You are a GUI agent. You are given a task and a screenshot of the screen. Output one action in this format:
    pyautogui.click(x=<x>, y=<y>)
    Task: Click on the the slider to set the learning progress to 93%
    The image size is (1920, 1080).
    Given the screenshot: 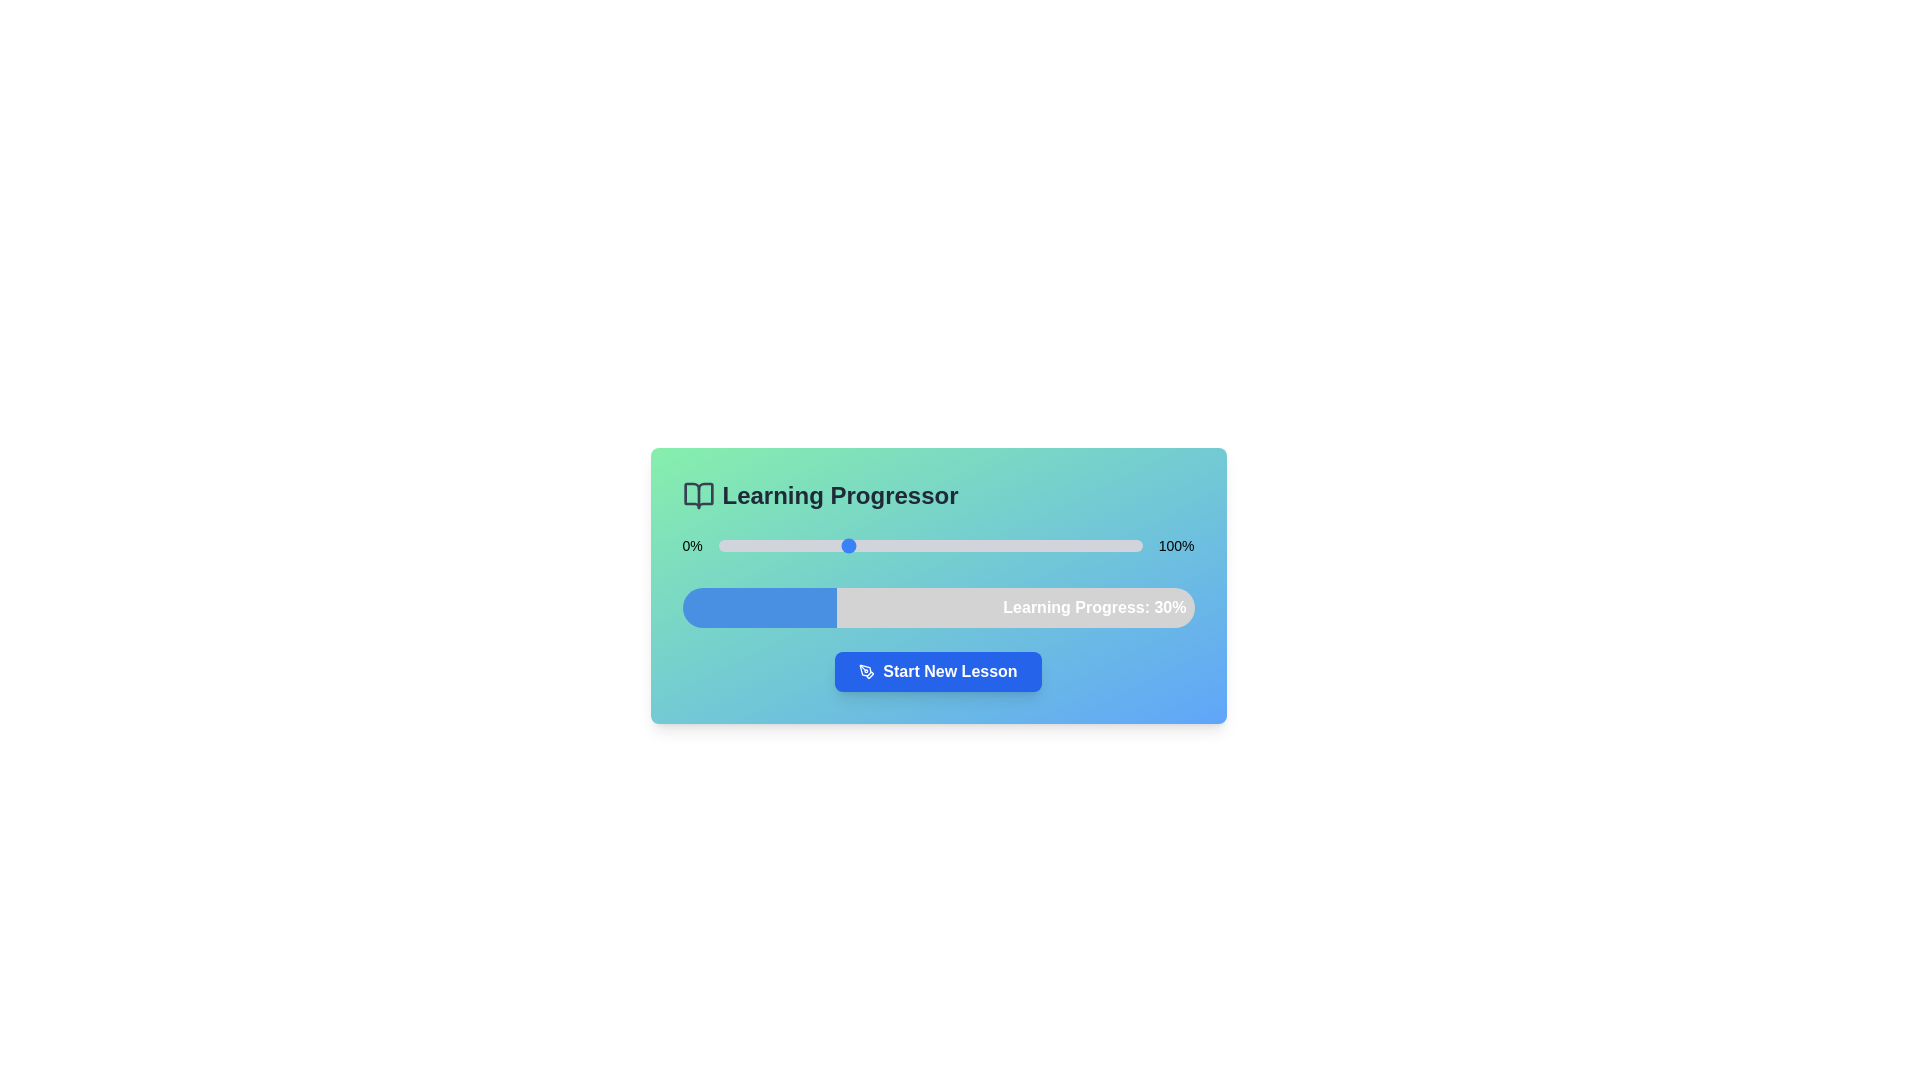 What is the action you would take?
    pyautogui.click(x=1112, y=546)
    